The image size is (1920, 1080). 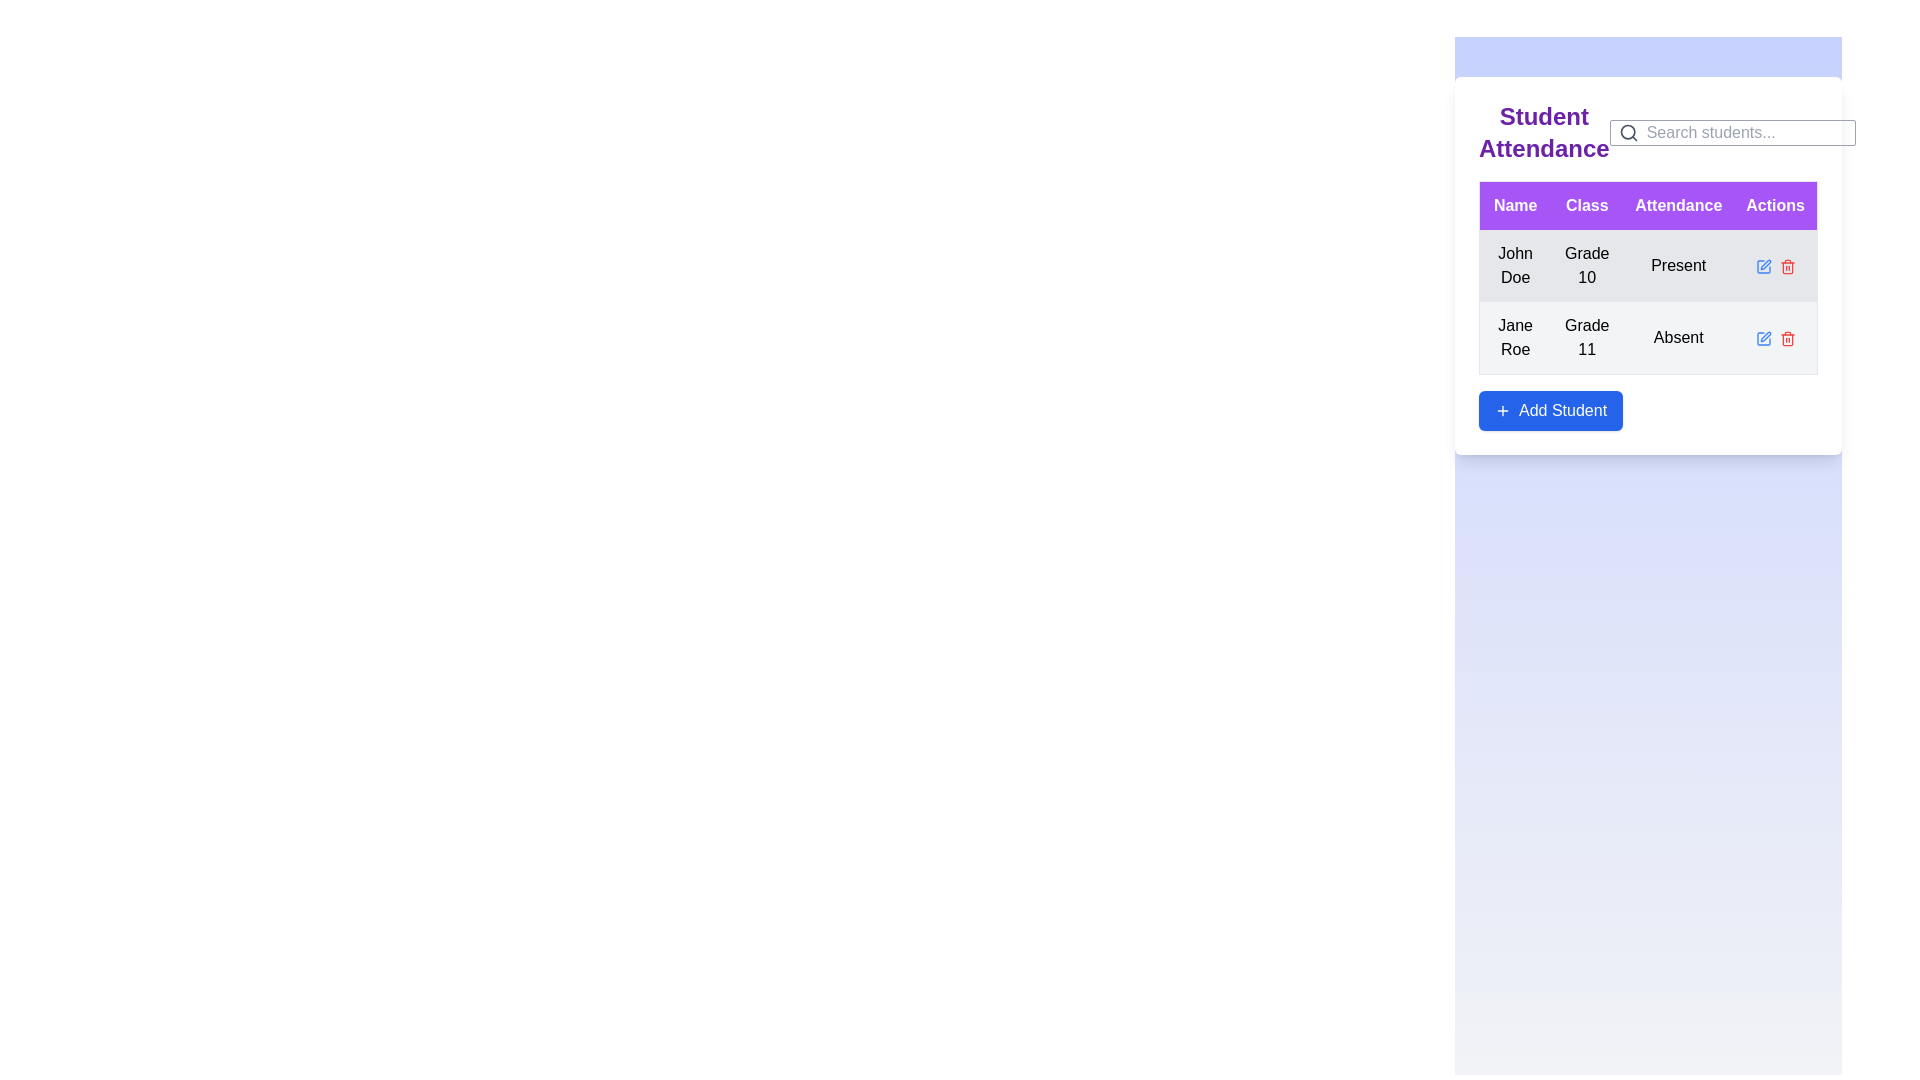 What do you see at coordinates (1586, 205) in the screenshot?
I see `the 'Class' header label, which is a button-like tab with a vibrant purple background and white text, located between the 'Name' and 'Attendance' headers` at bounding box center [1586, 205].